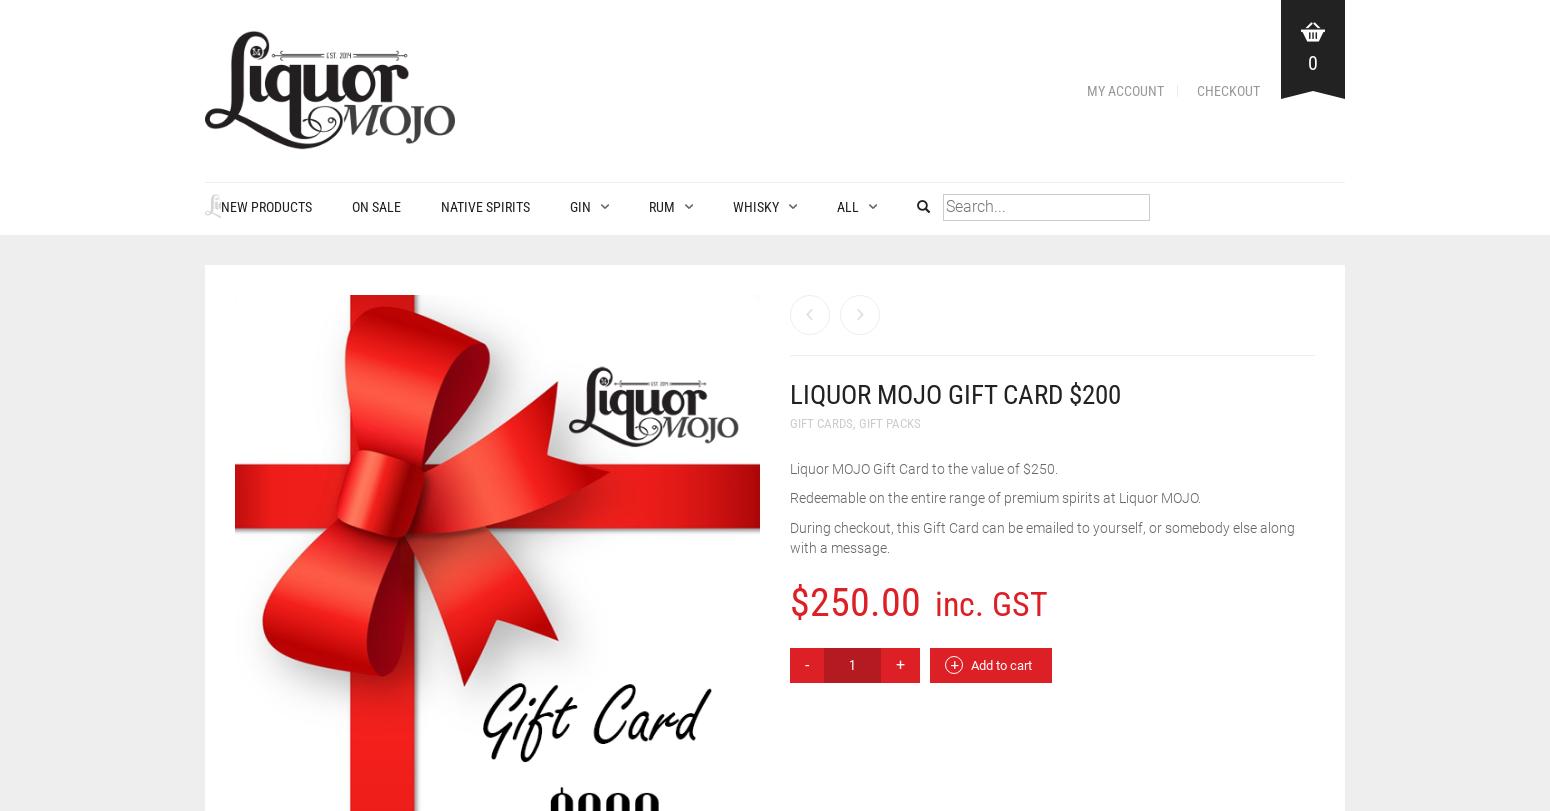  Describe the element at coordinates (994, 497) in the screenshot. I see `'Redeemable on the entire range of premium spirits at Liquor MOJO.'` at that location.